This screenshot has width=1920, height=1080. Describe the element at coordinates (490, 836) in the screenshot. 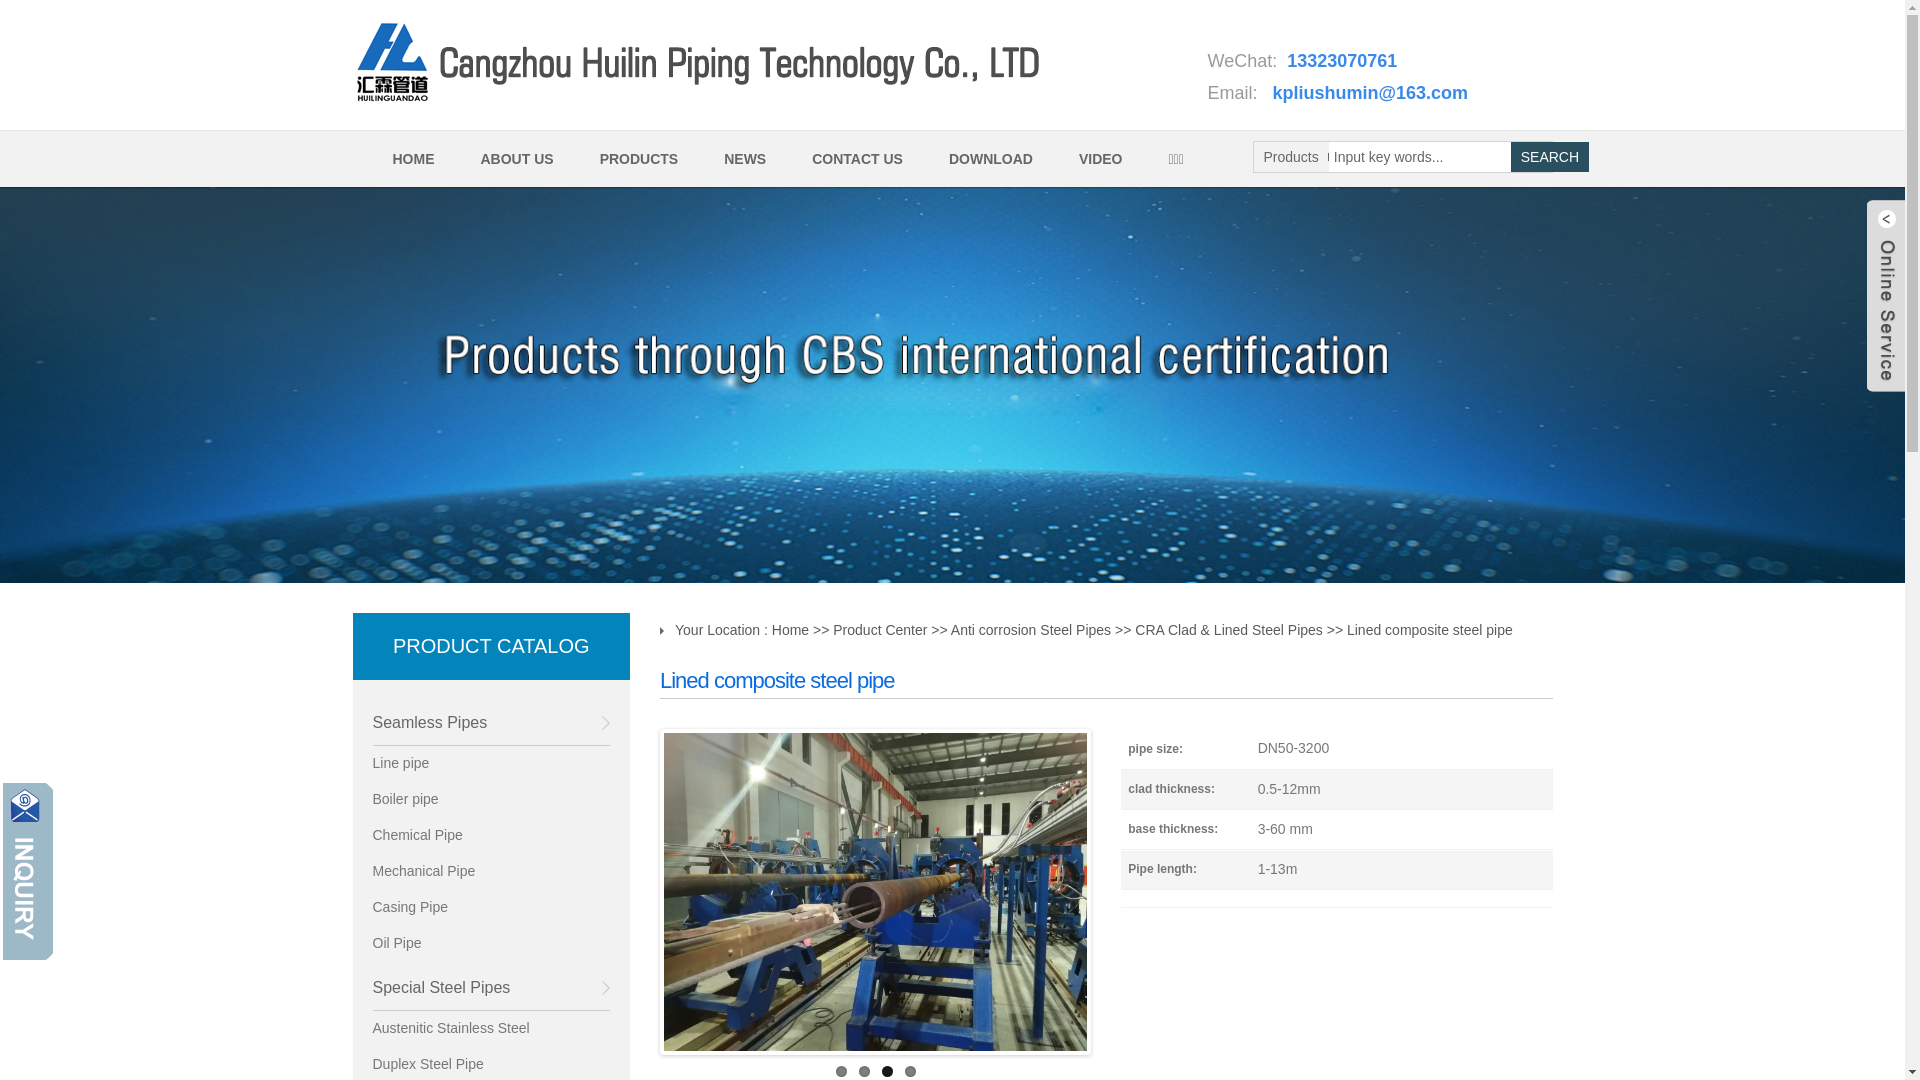

I see `'Chemical Pipe'` at that location.